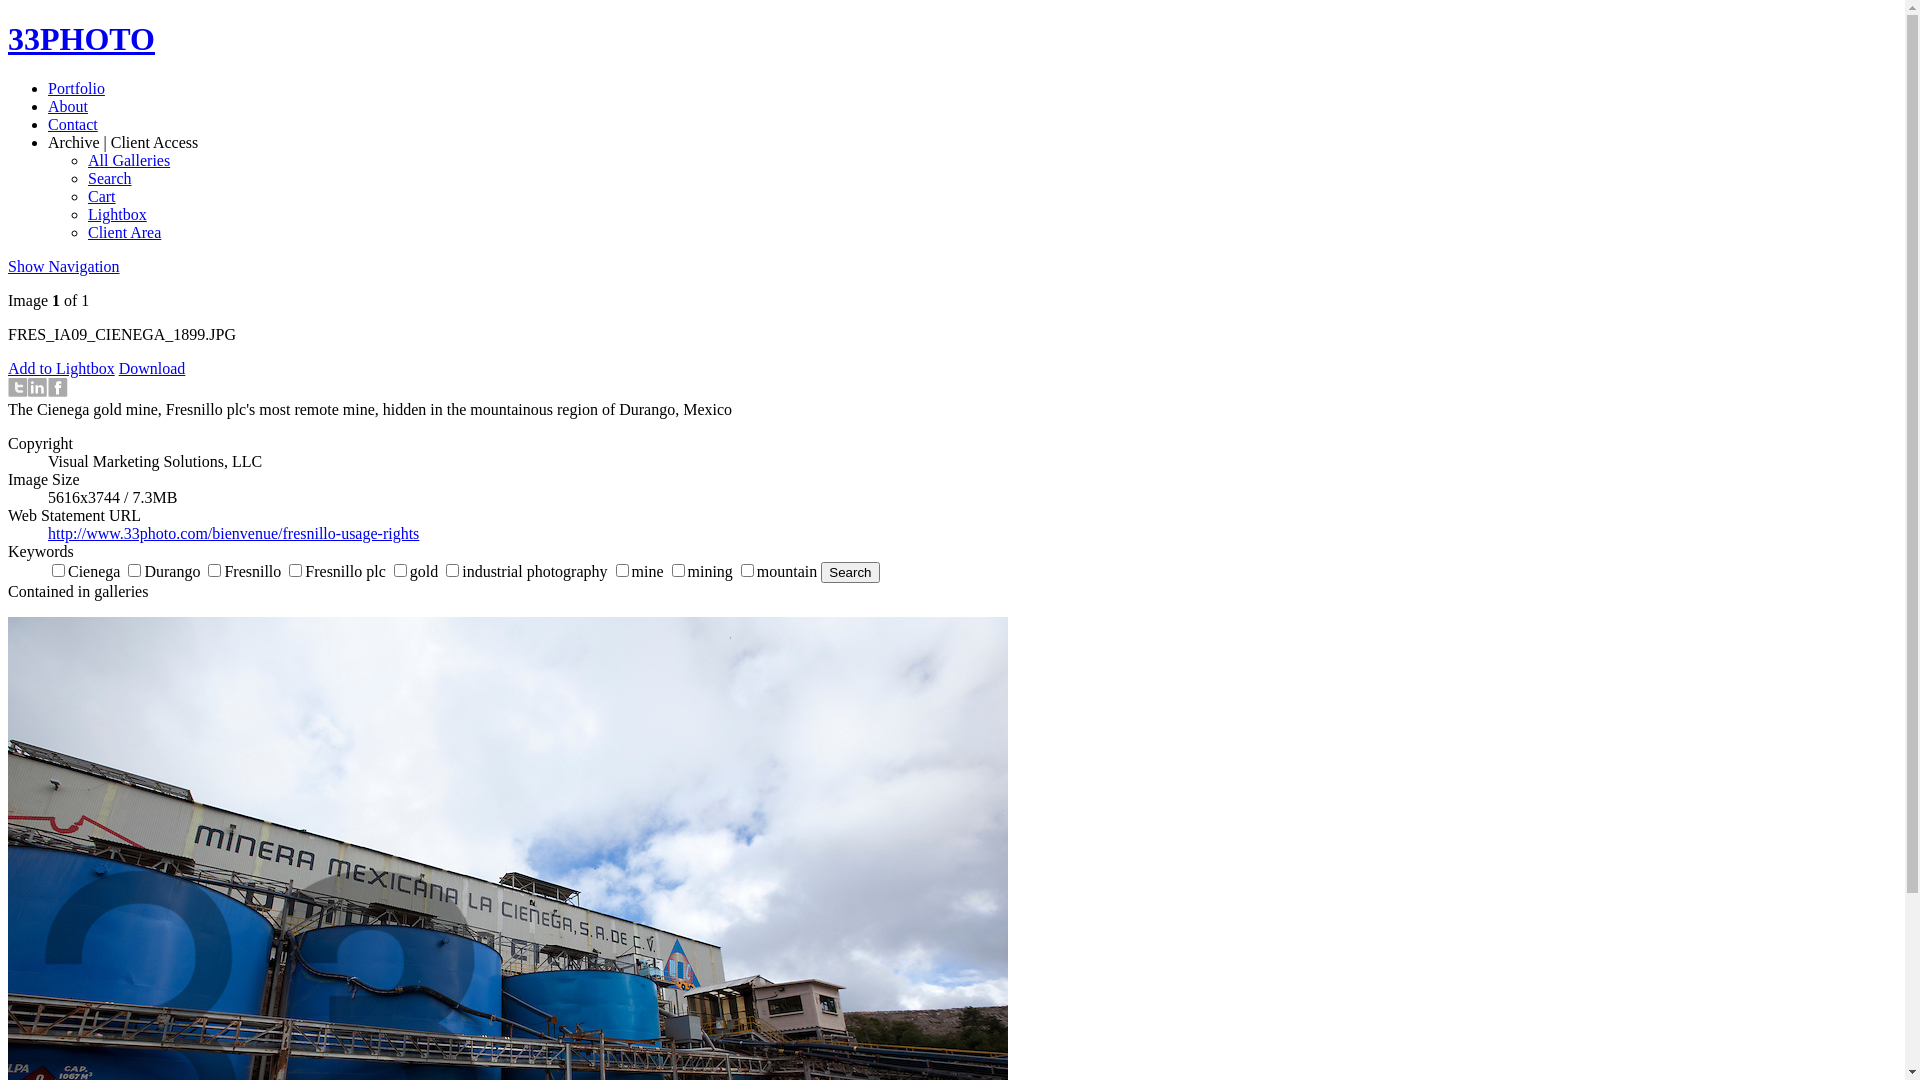 This screenshot has height=1080, width=1920. Describe the element at coordinates (118, 368) in the screenshot. I see `'Download'` at that location.